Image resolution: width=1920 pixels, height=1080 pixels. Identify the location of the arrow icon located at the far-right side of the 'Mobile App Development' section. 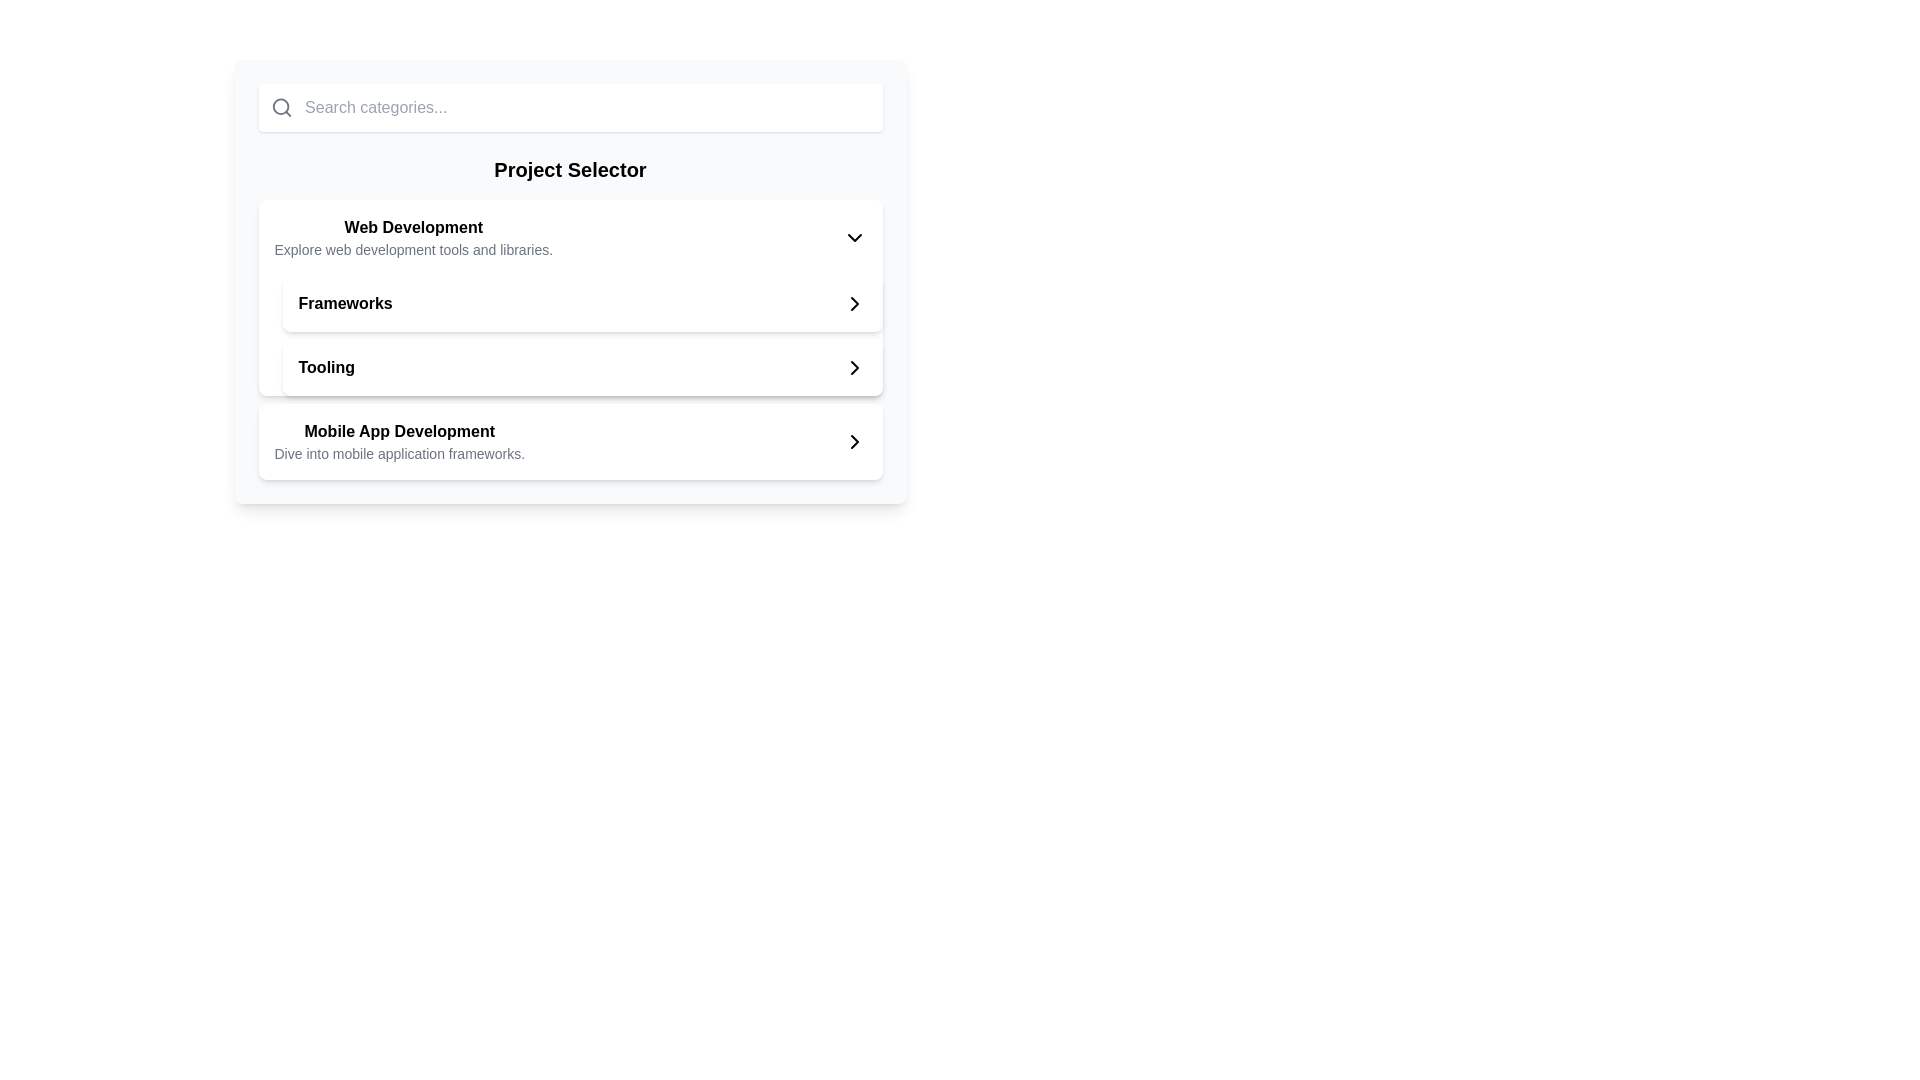
(854, 441).